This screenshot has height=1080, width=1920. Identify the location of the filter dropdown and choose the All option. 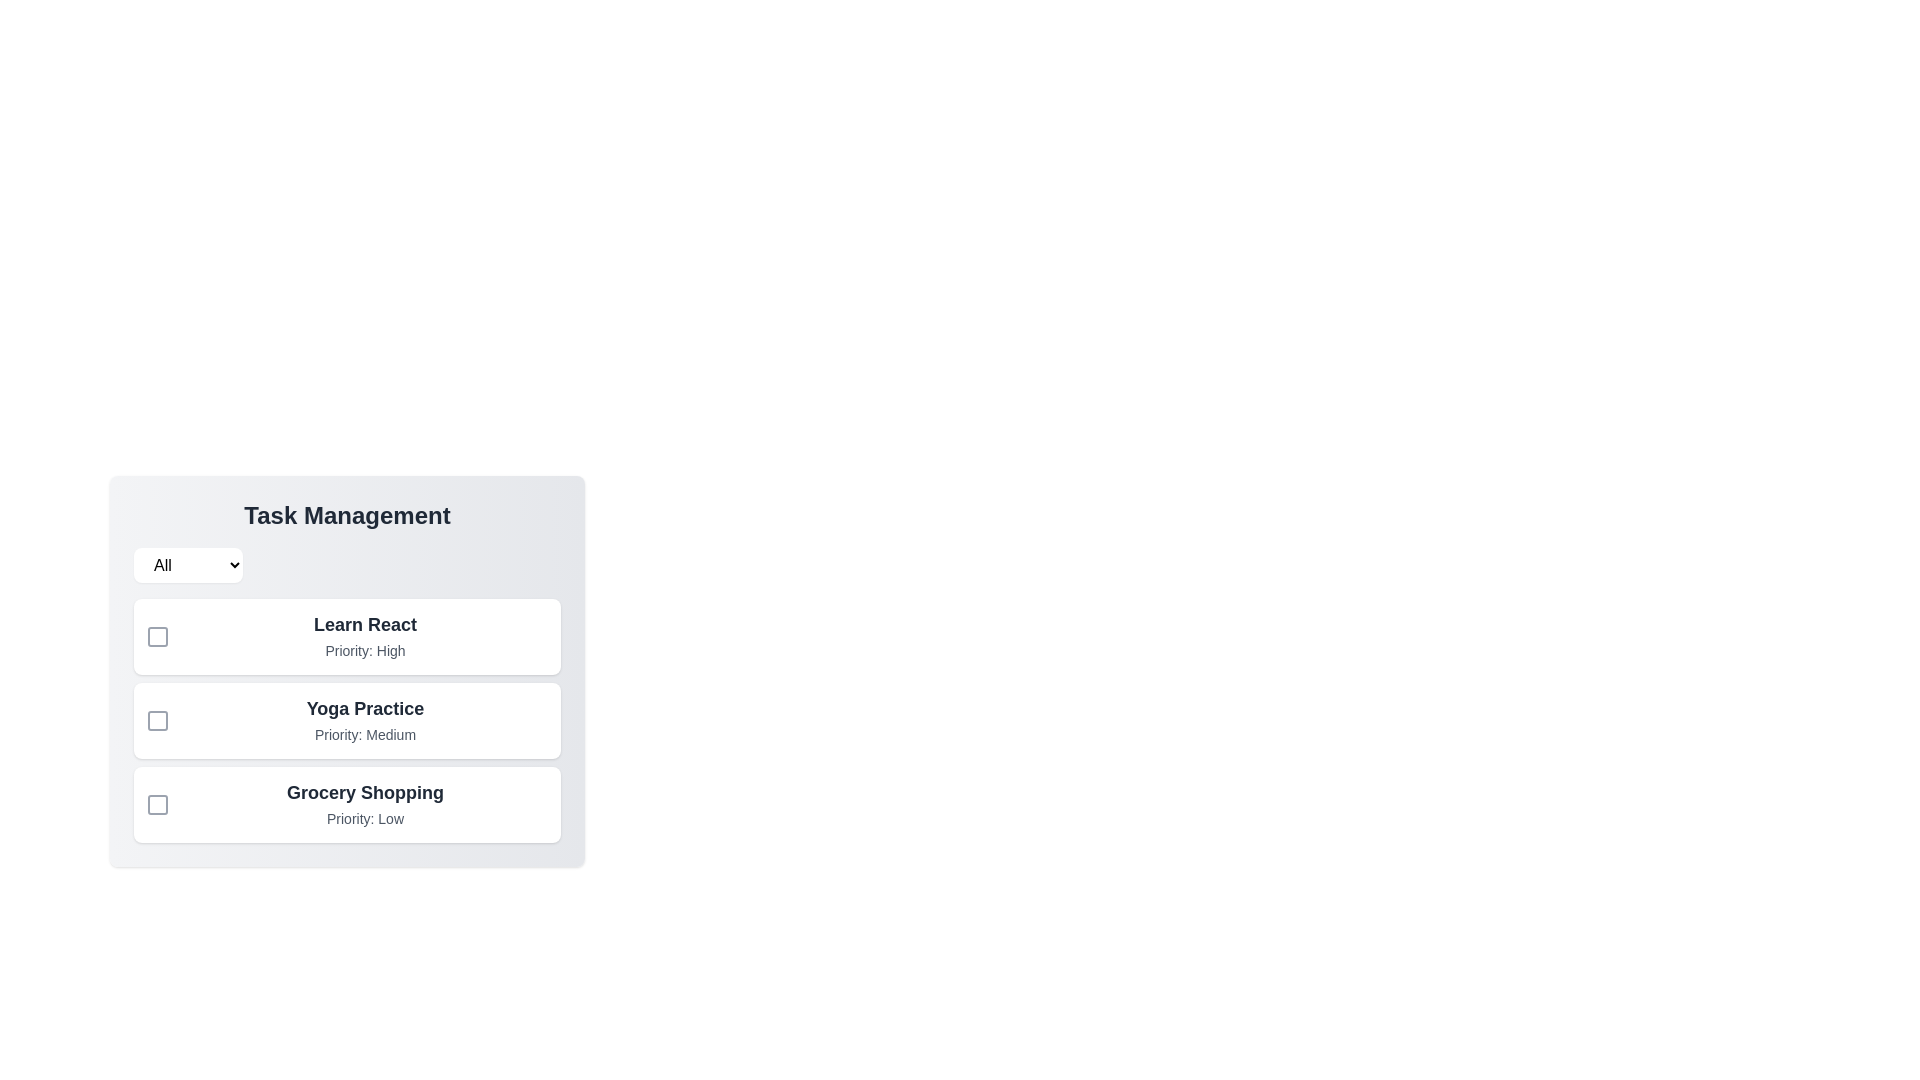
(188, 565).